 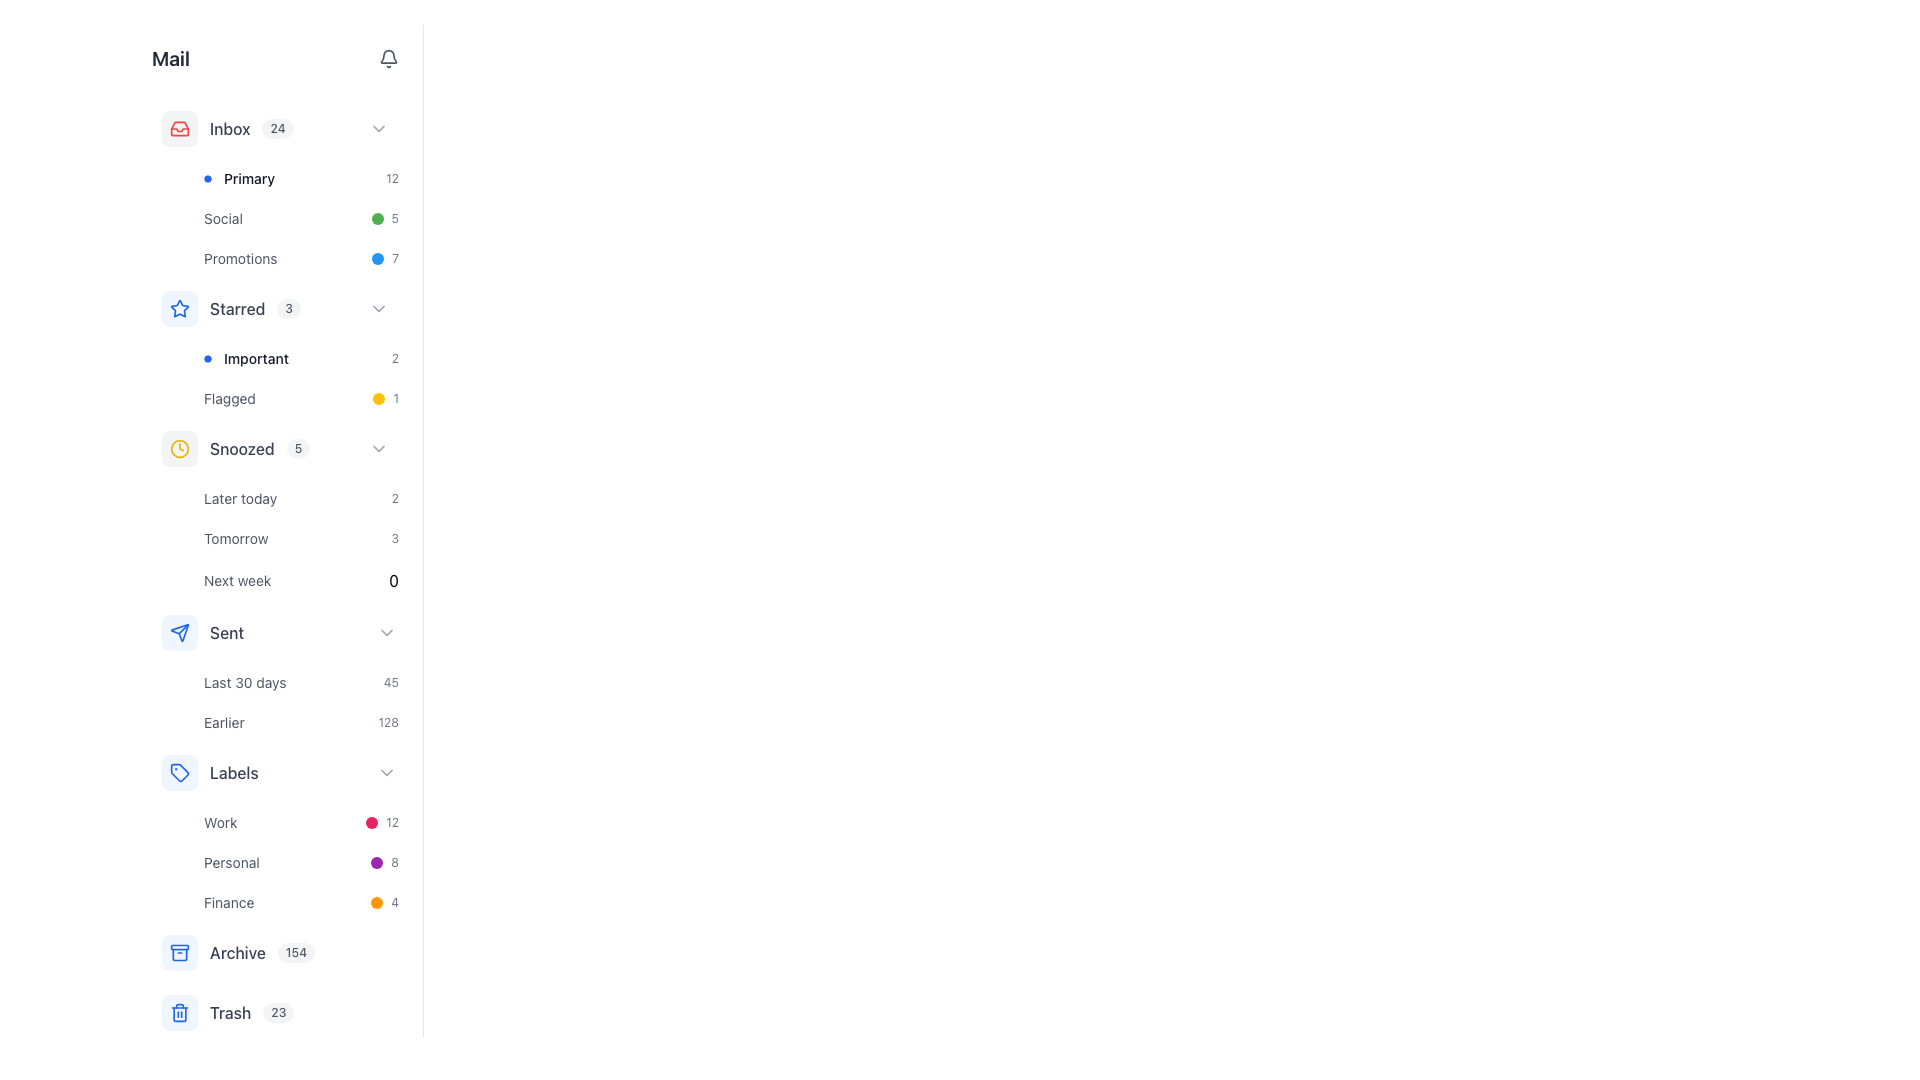 I want to click on text label 'Important' located in the vertical navigation menu on the left side of the interface, positioned under the 'Starred' section and following a circular blue icon, so click(x=255, y=357).